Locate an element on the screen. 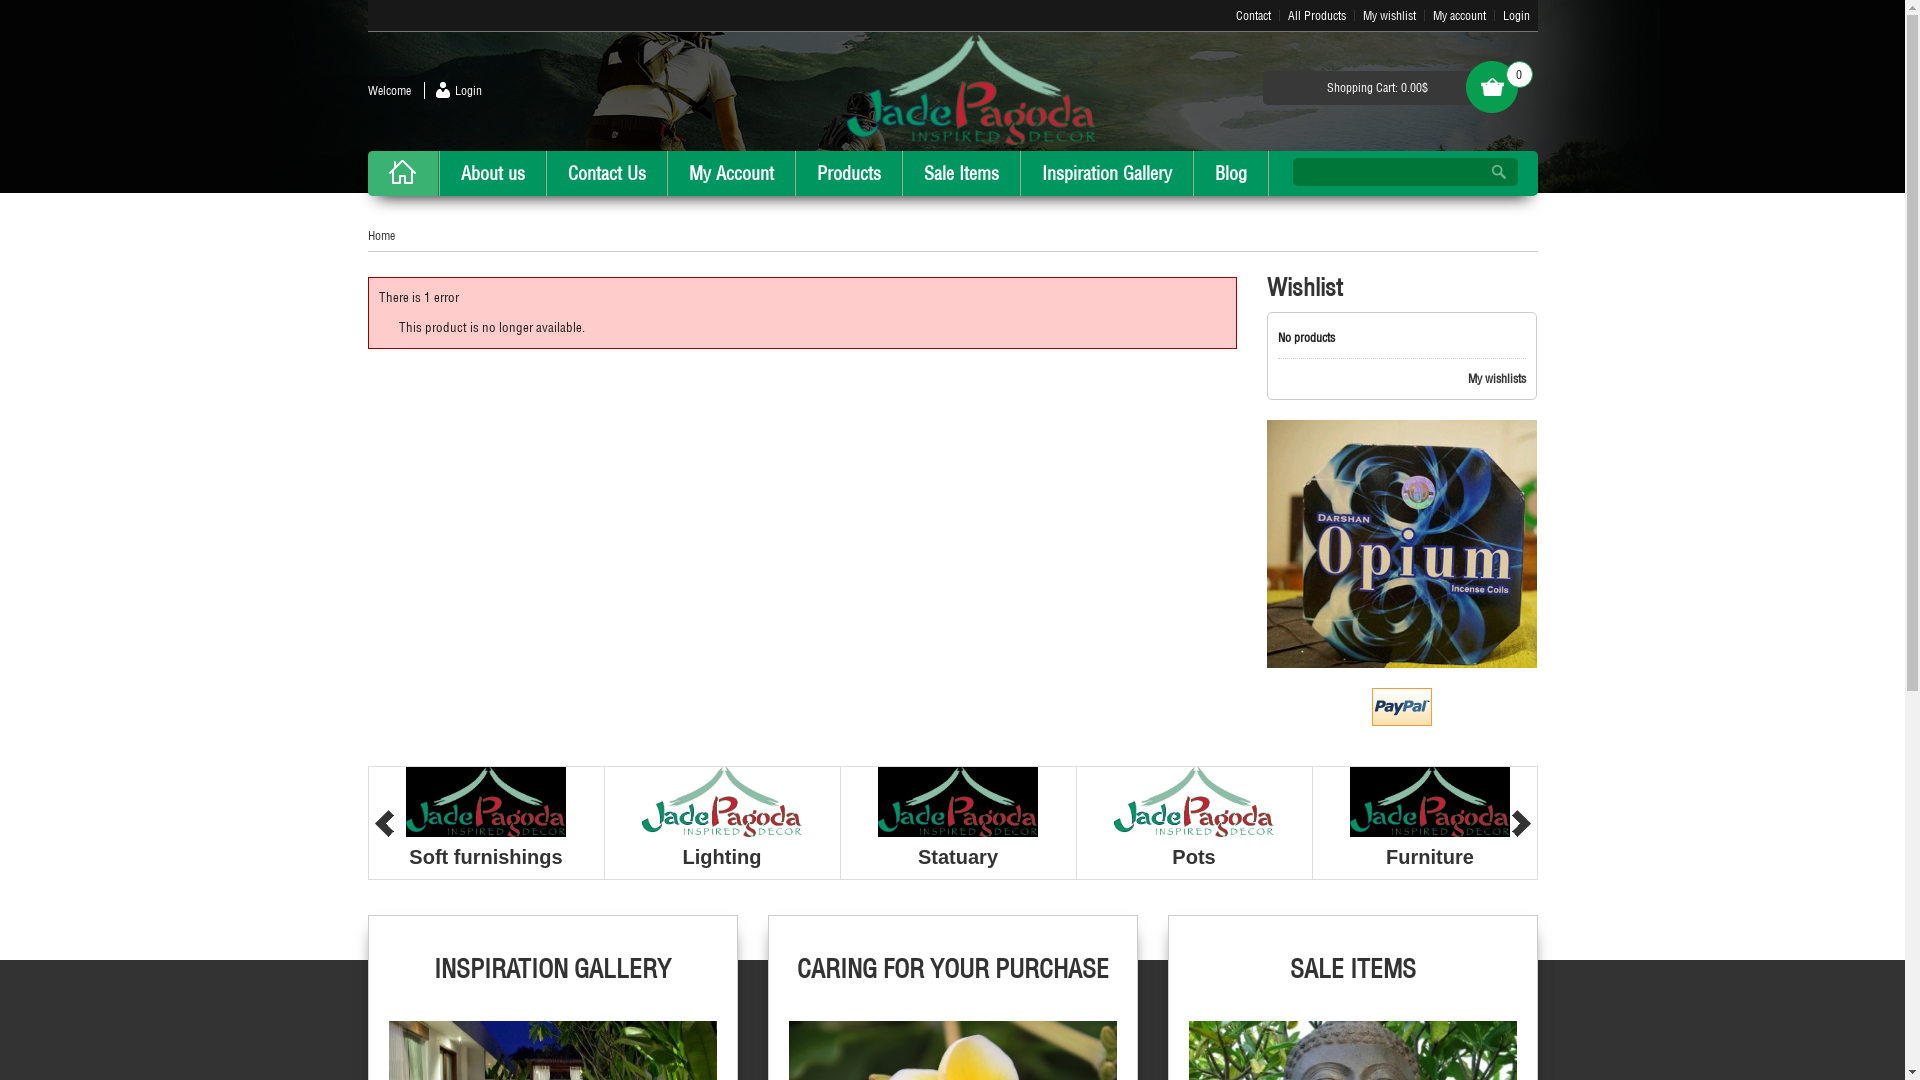 This screenshot has height=1080, width=1920. 'Login' is located at coordinates (451, 90).